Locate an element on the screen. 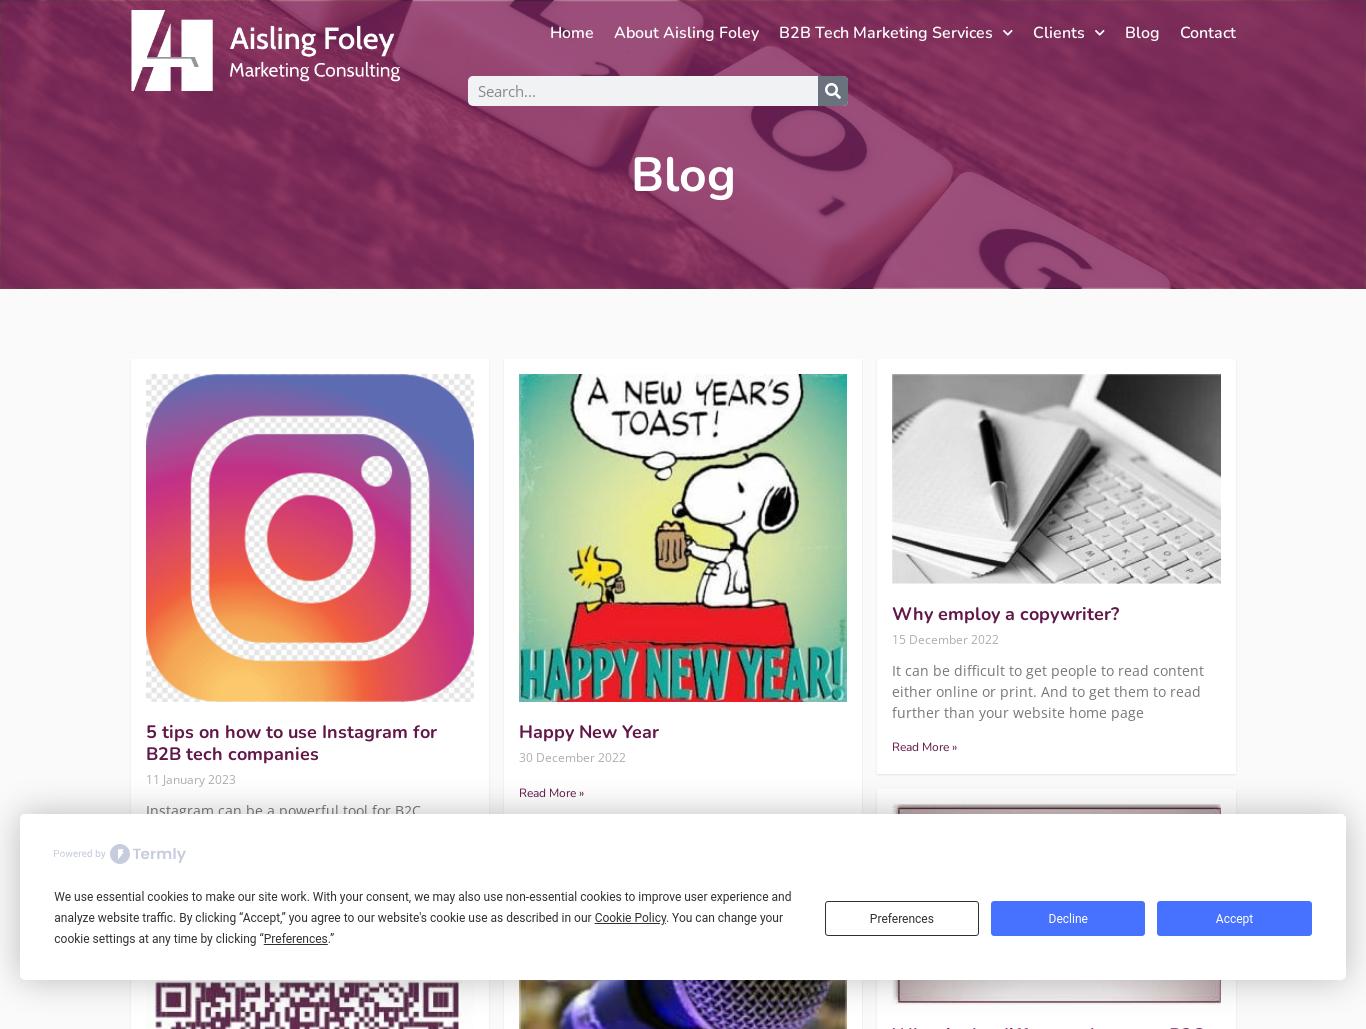  '15 December 2022' is located at coordinates (945, 638).